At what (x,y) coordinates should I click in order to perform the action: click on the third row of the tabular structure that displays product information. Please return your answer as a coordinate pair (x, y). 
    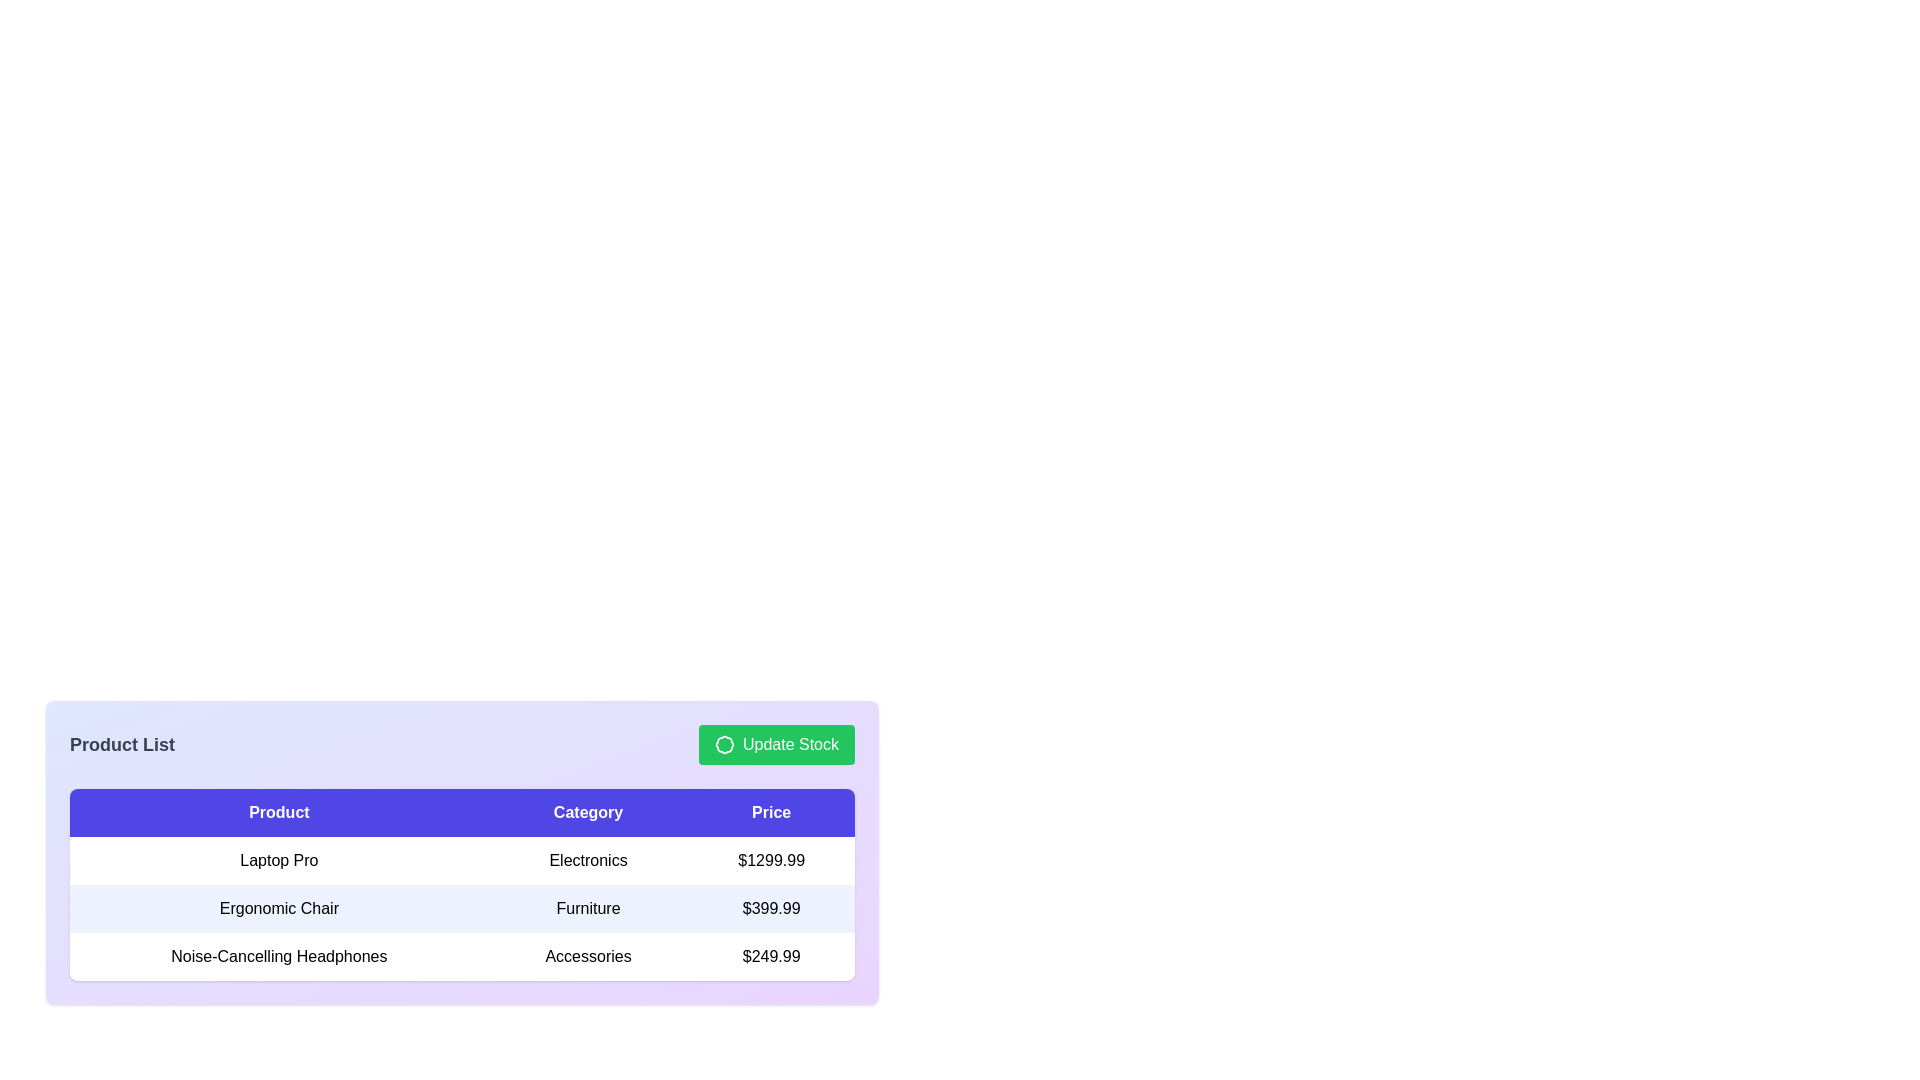
    Looking at the image, I should click on (461, 955).